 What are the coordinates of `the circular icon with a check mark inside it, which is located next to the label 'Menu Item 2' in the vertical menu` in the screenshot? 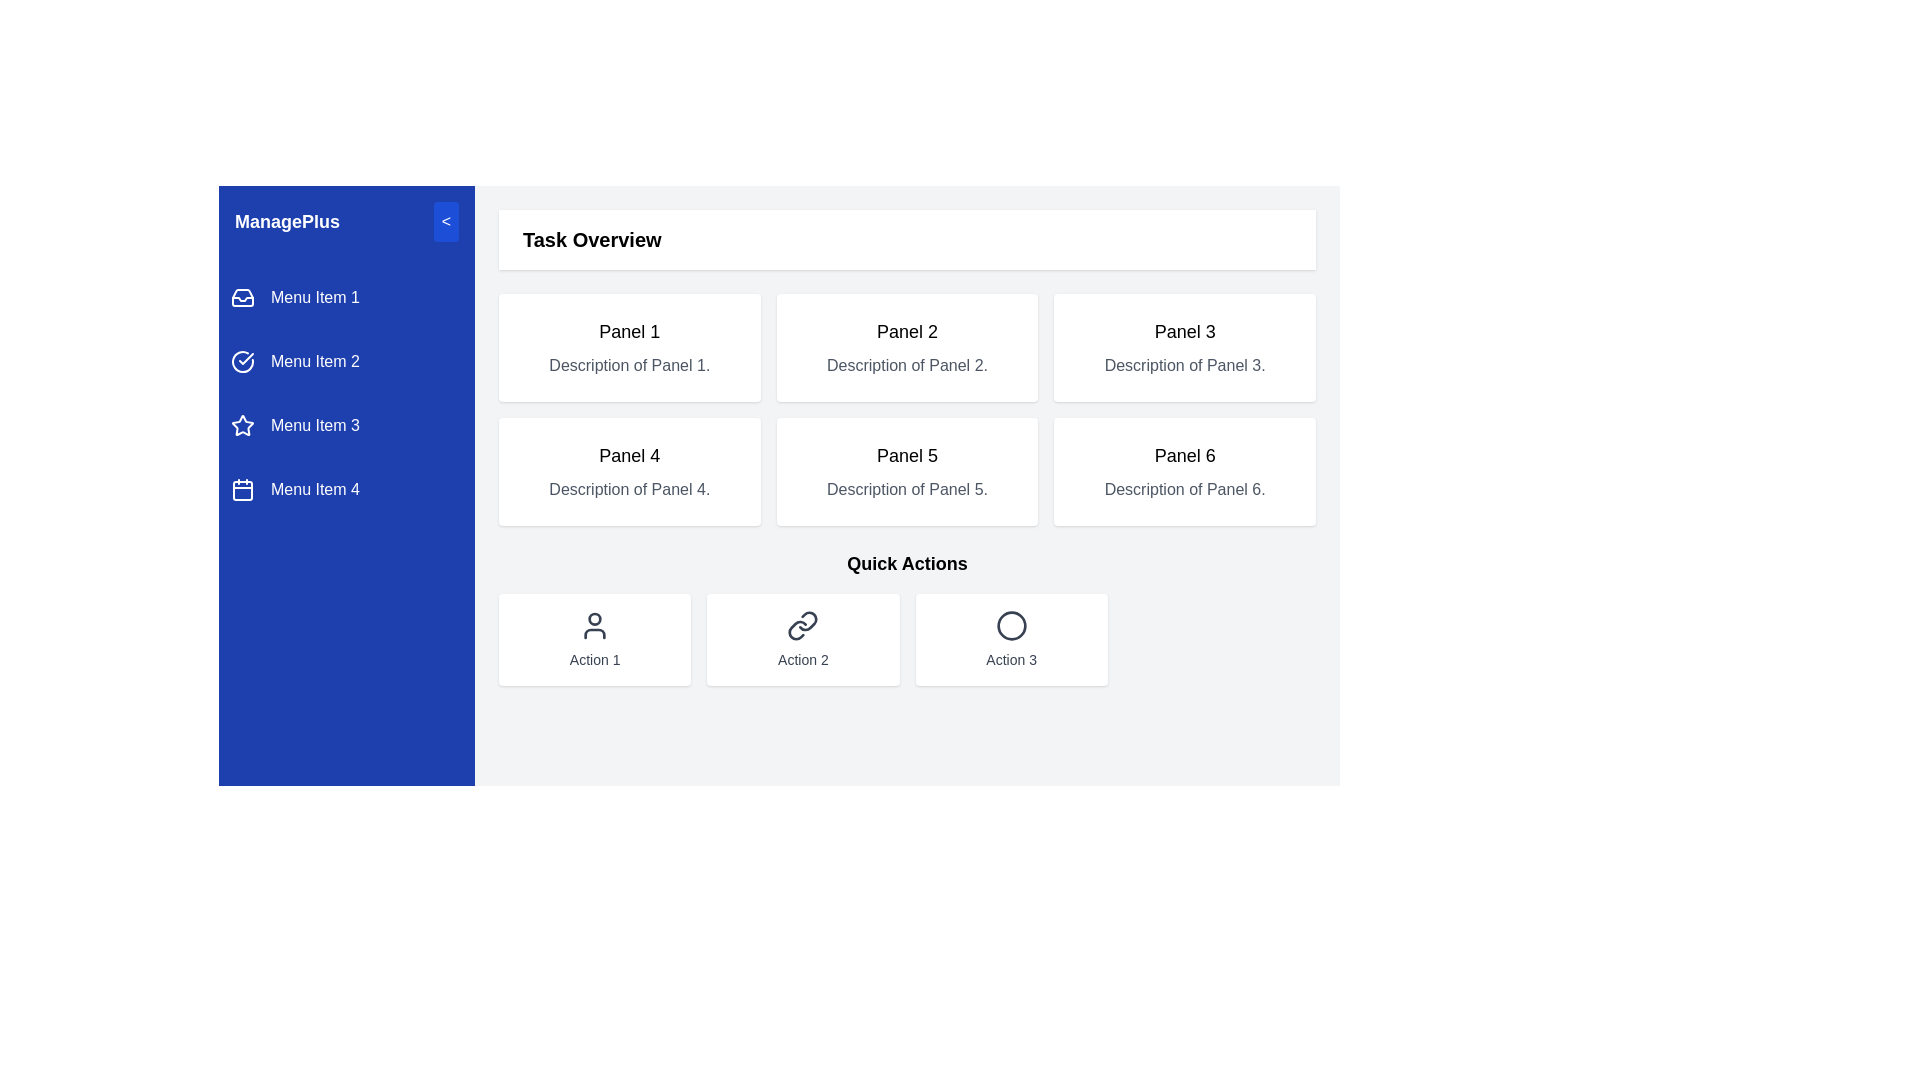 It's located at (242, 362).